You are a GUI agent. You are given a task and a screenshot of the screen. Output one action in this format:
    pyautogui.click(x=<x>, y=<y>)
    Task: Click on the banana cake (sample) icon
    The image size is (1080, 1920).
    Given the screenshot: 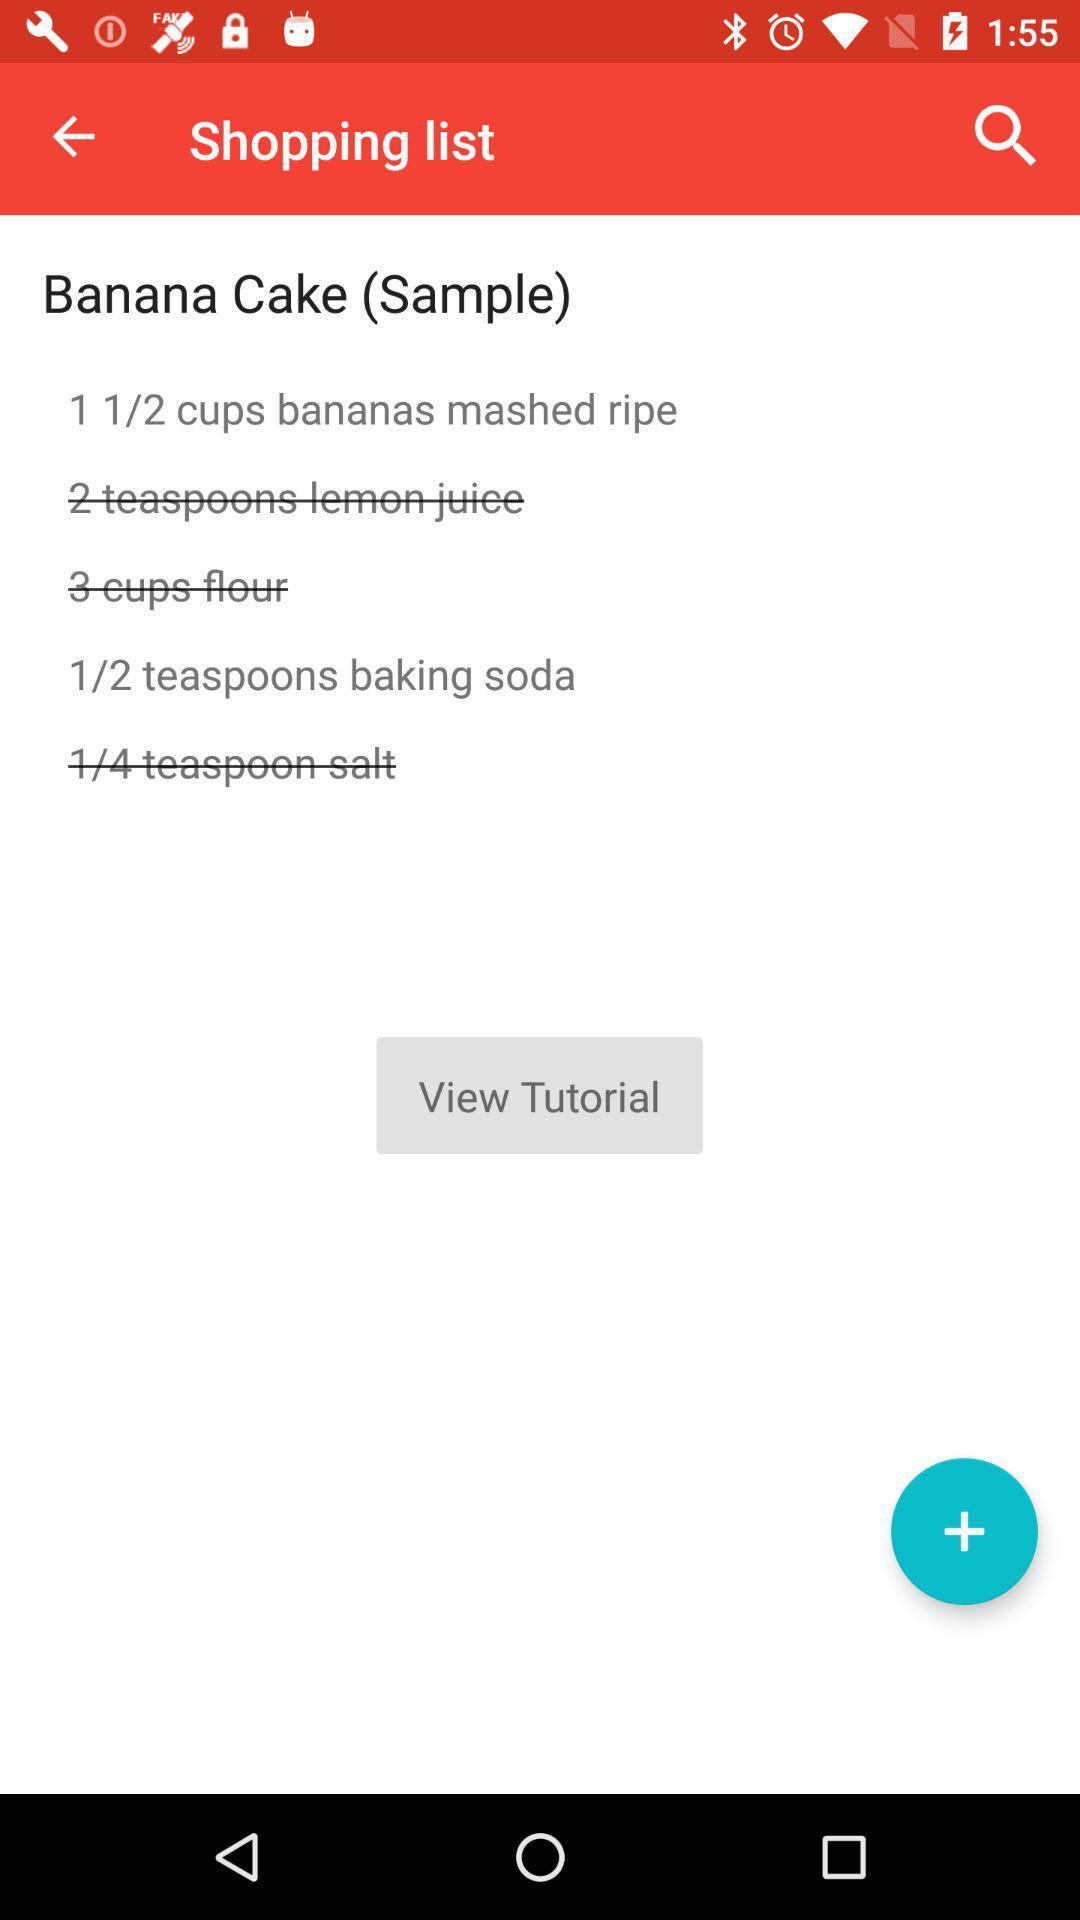 What is the action you would take?
    pyautogui.click(x=307, y=291)
    